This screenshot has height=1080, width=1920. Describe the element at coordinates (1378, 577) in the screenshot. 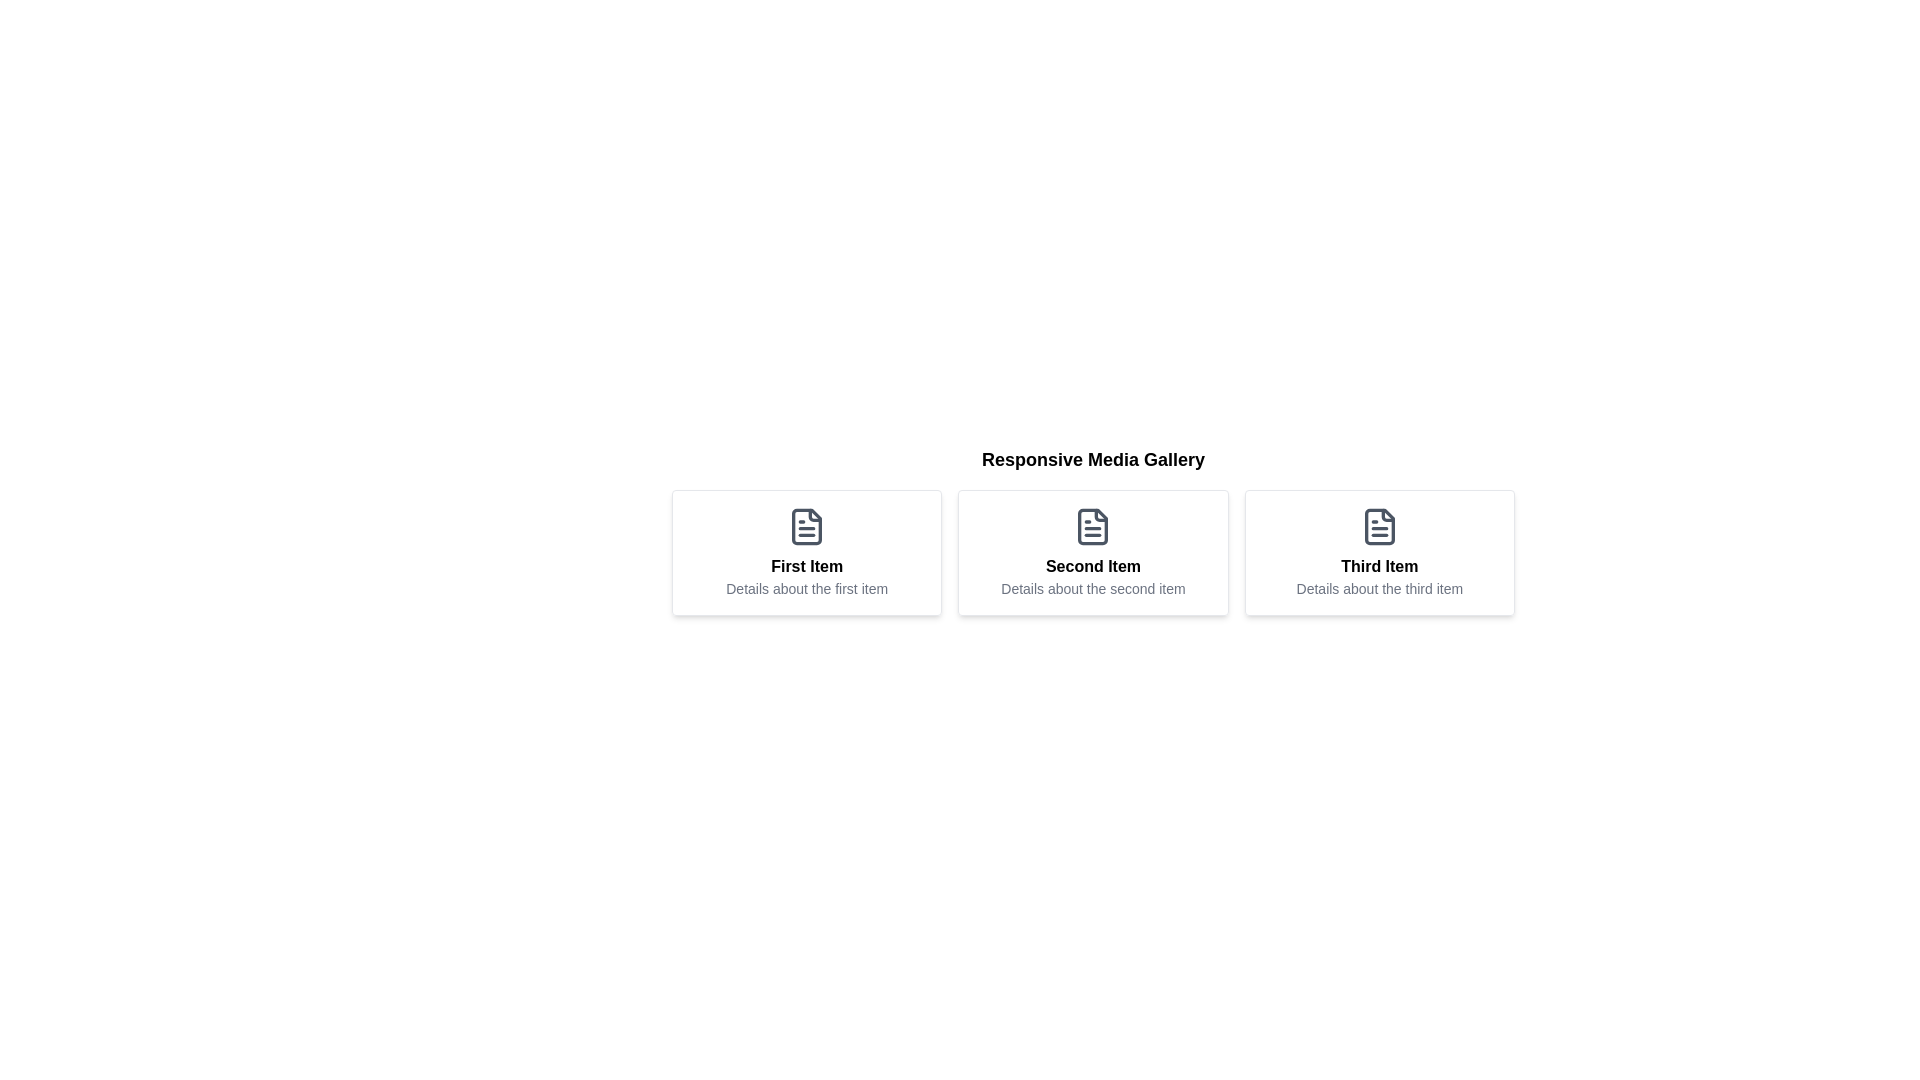

I see `the Text Block element that contains the bold text 'Third Item' and additional details about it, located under the 'Responsive Media Gallery' heading` at that location.